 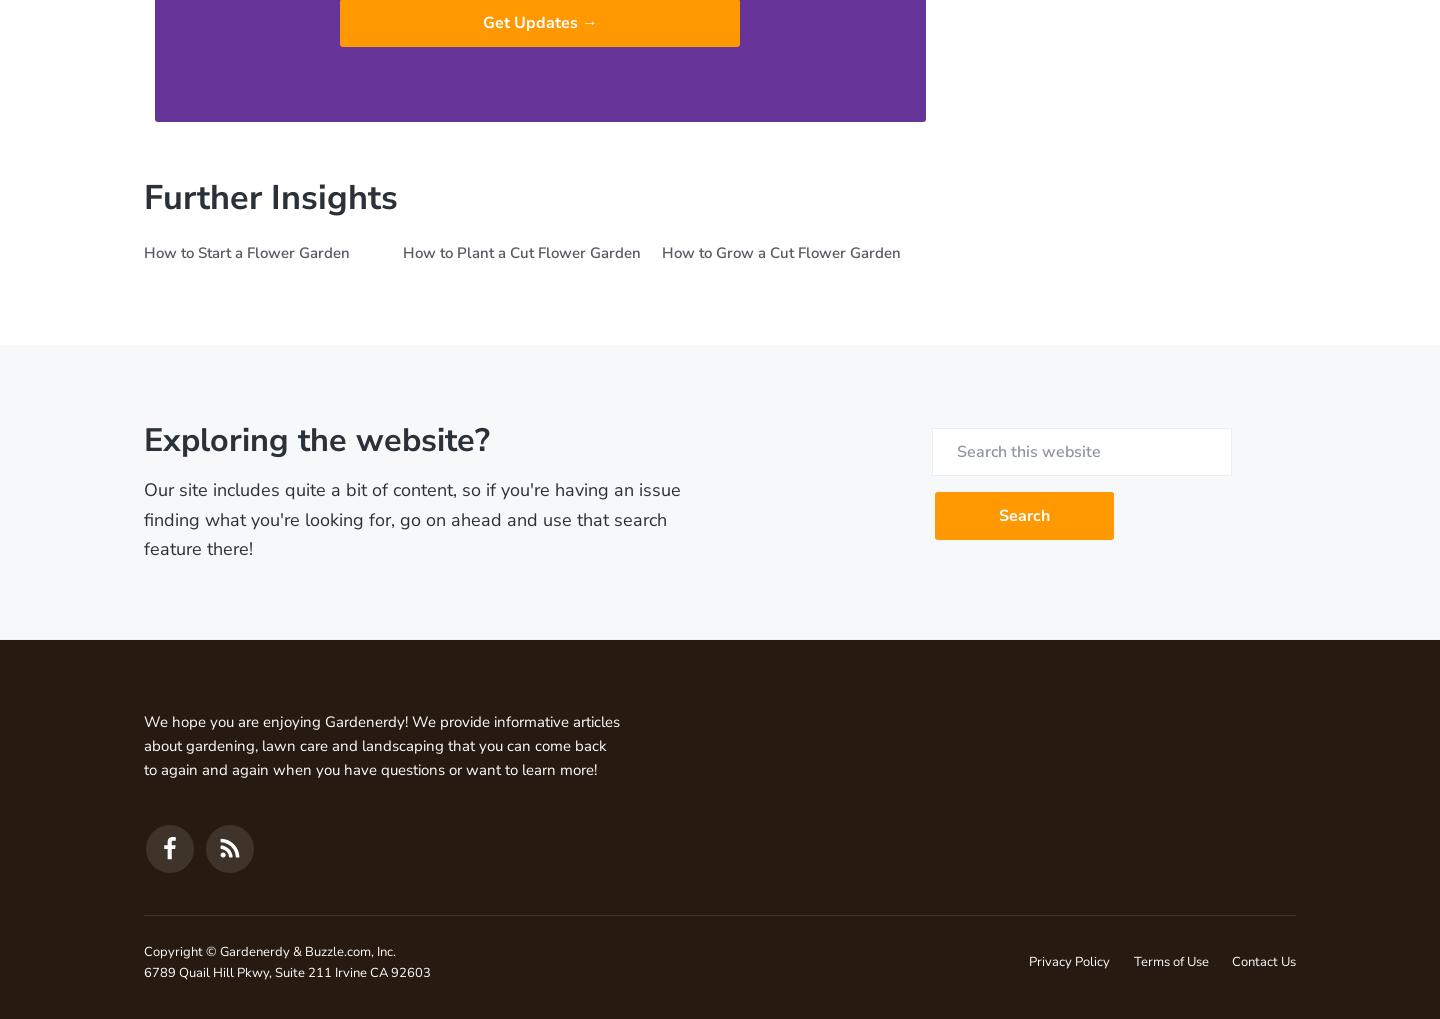 I want to click on '6789 Quail Hill Pkwy, Suite 211 Irvine CA 92603', so click(x=286, y=971).